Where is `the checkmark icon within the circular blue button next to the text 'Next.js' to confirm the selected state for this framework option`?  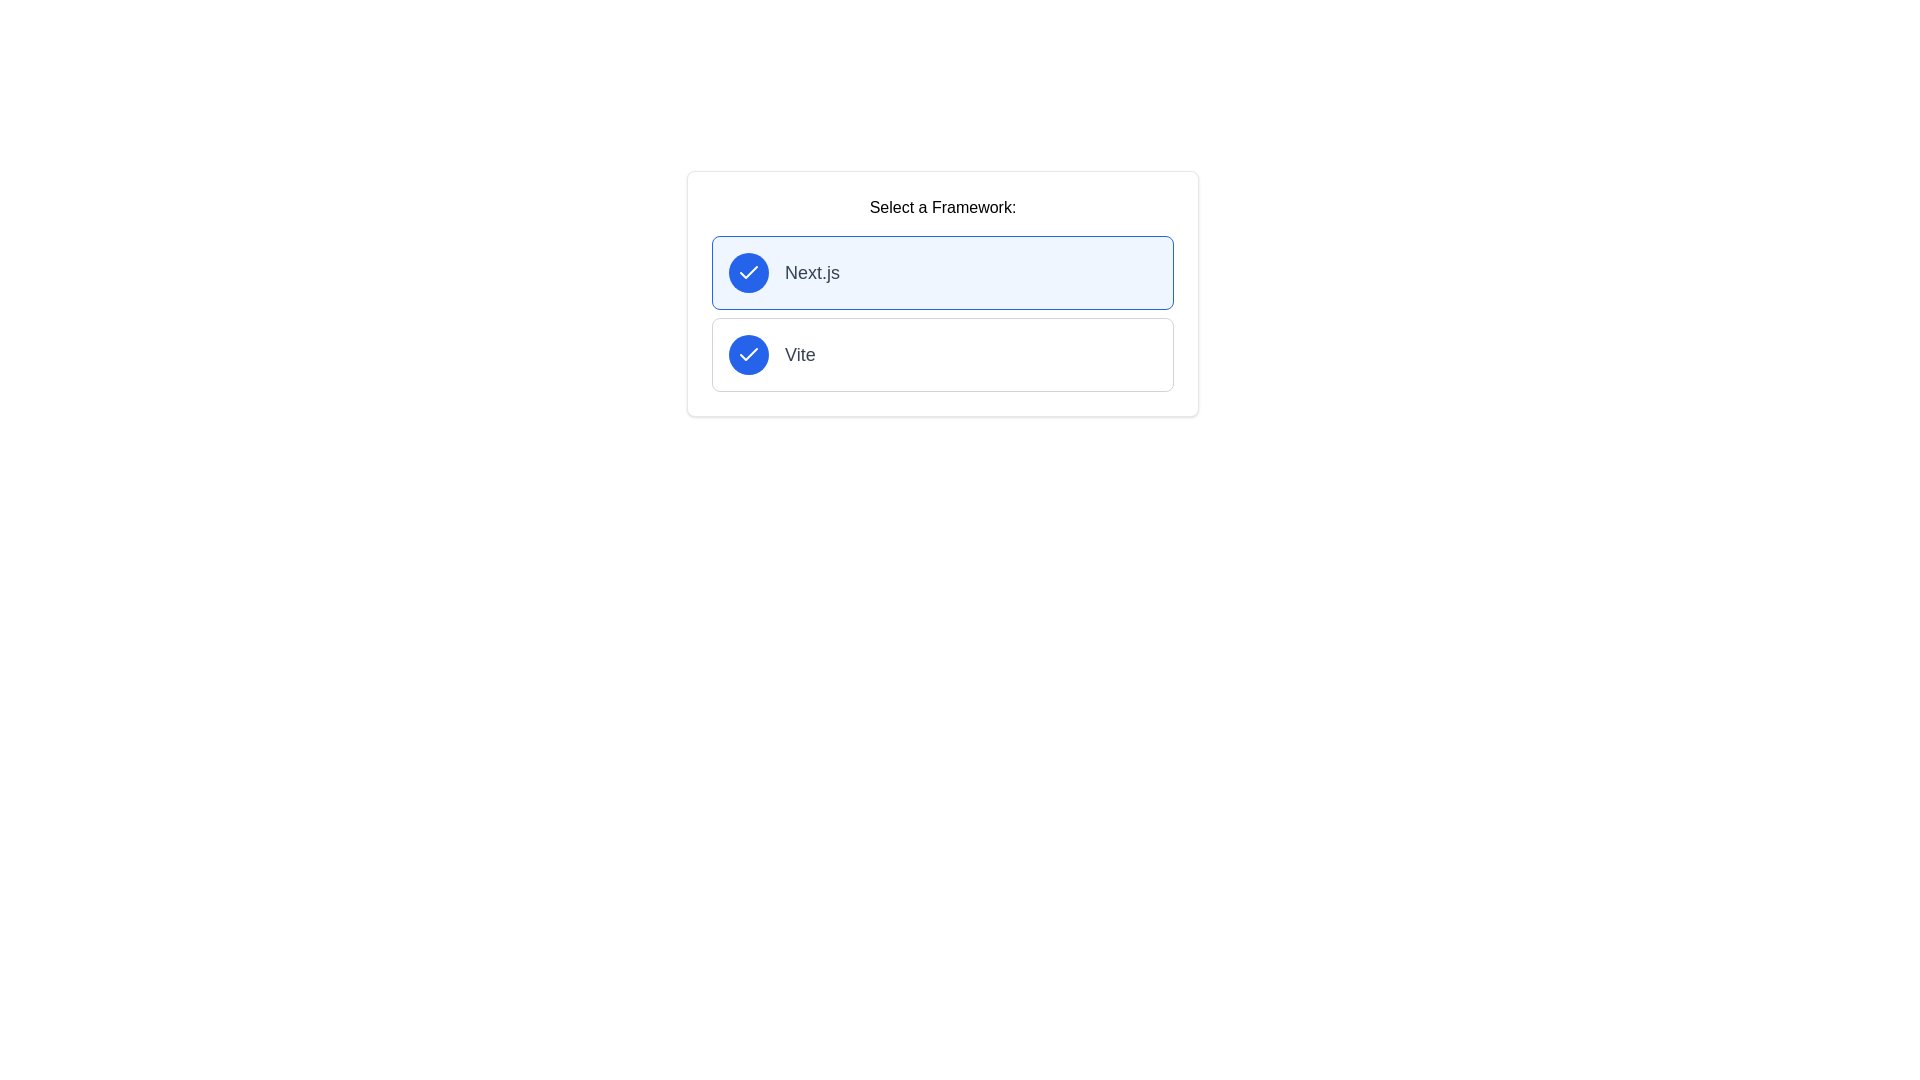
the checkmark icon within the circular blue button next to the text 'Next.js' to confirm the selected state for this framework option is located at coordinates (747, 353).